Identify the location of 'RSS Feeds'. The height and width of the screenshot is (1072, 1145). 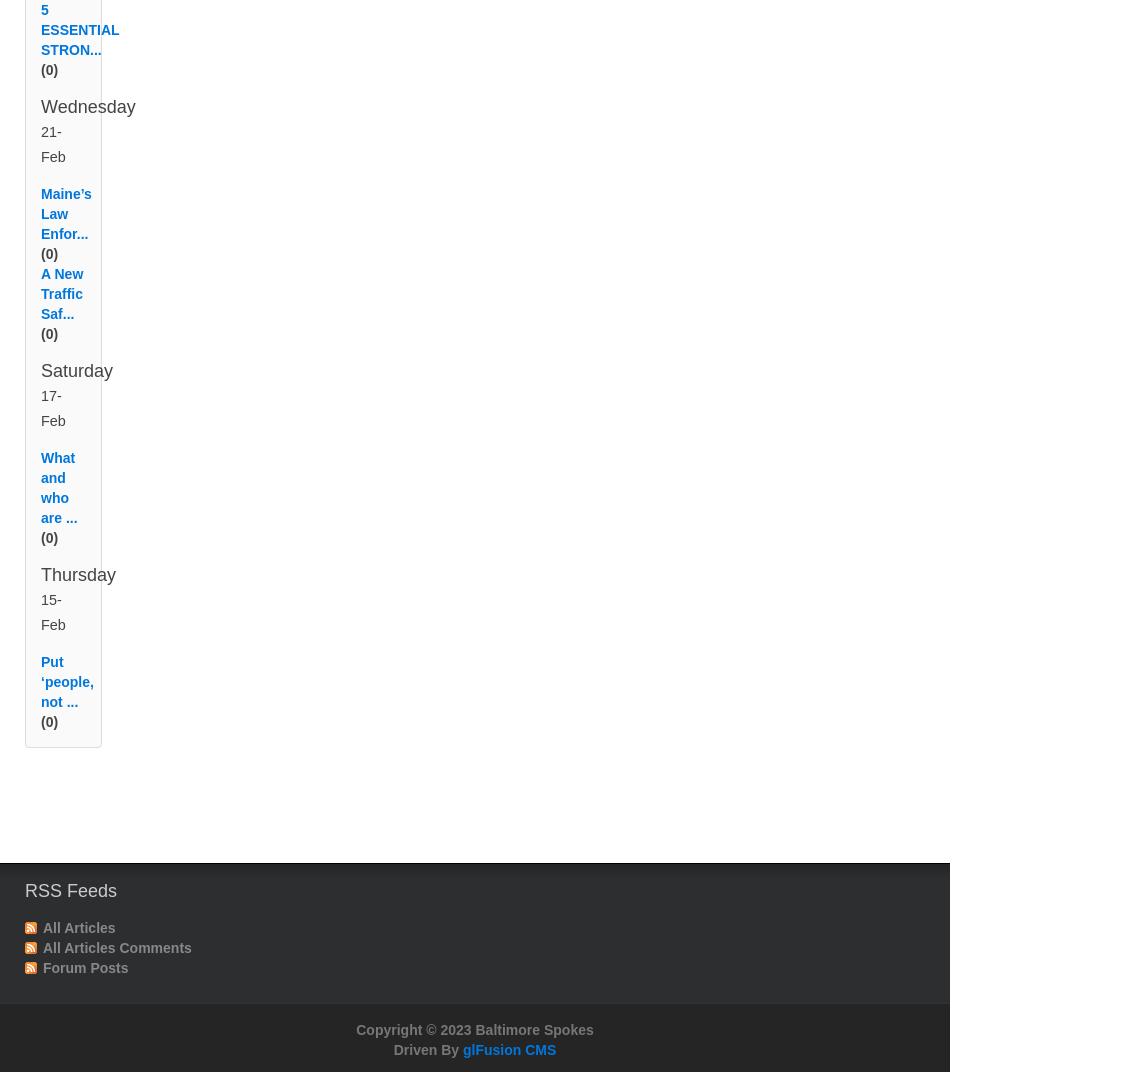
(24, 914).